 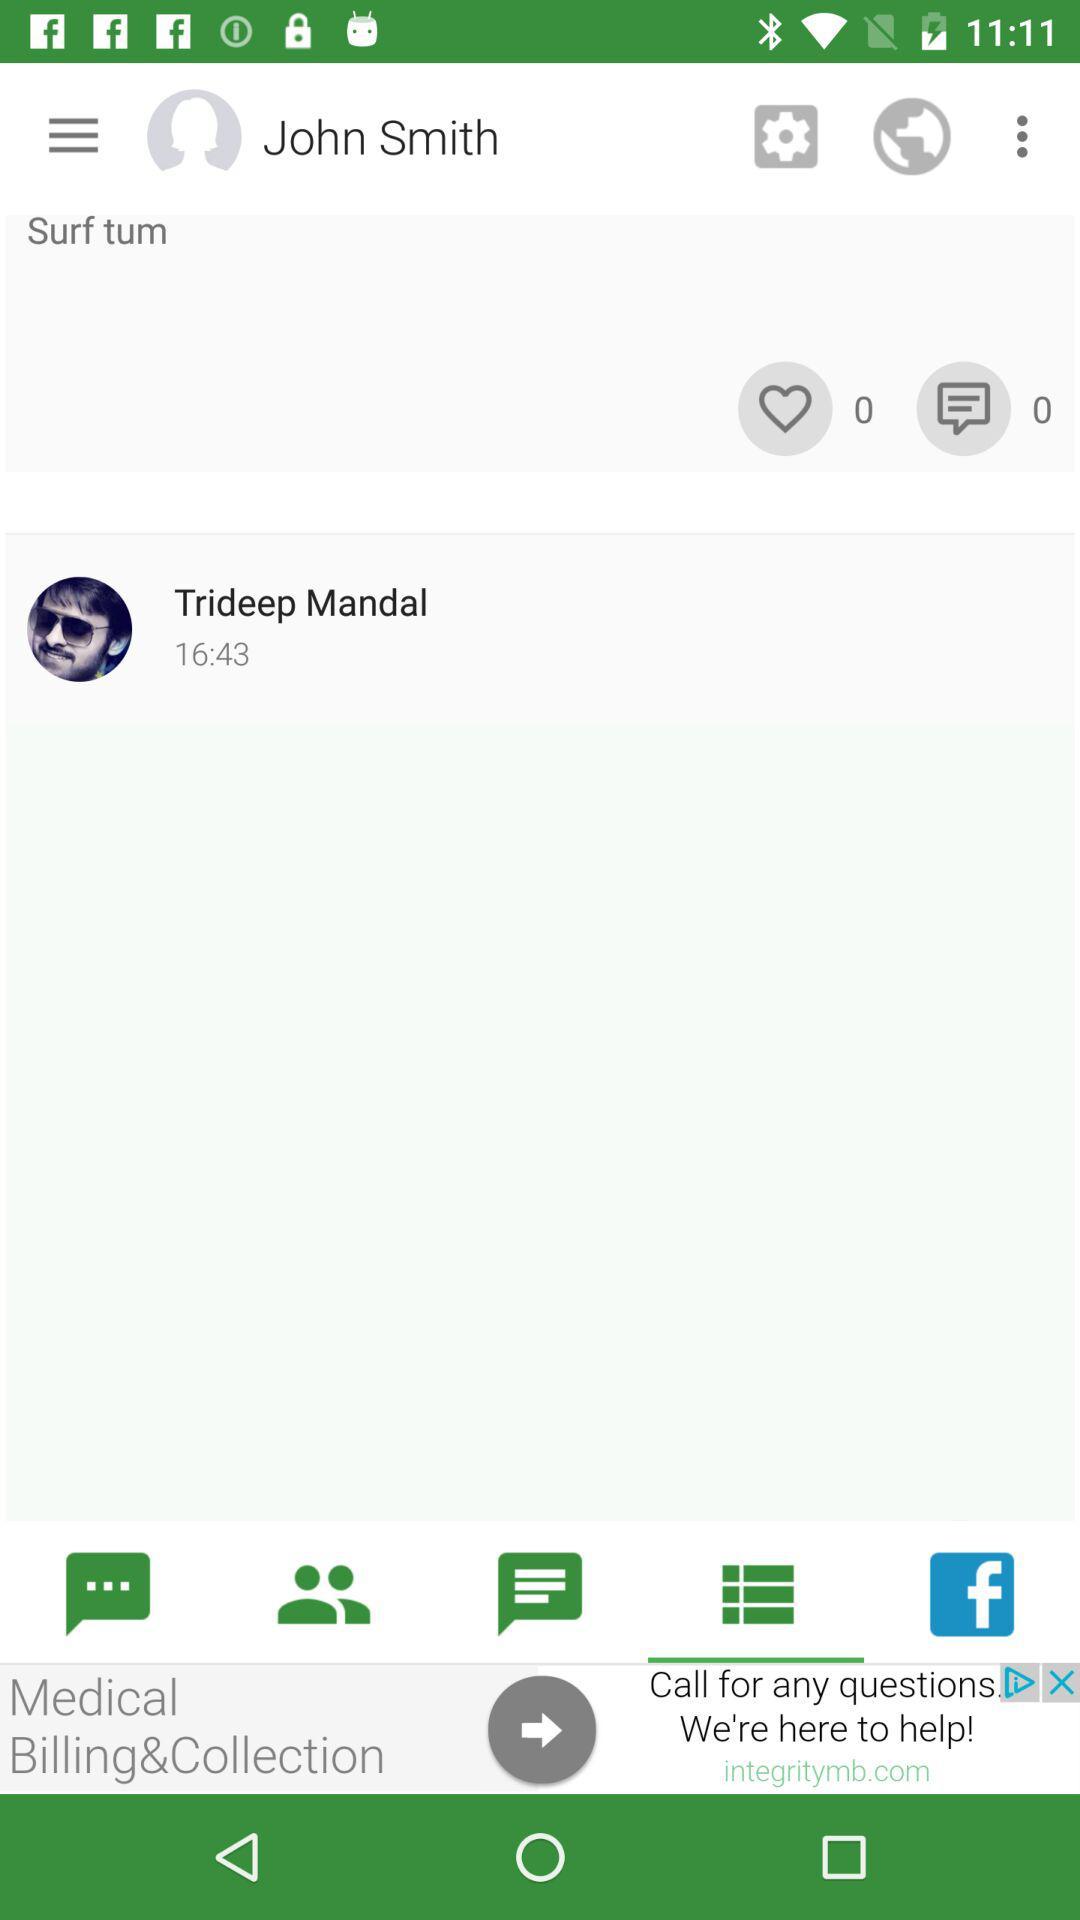 I want to click on click advertisement, so click(x=540, y=1727).